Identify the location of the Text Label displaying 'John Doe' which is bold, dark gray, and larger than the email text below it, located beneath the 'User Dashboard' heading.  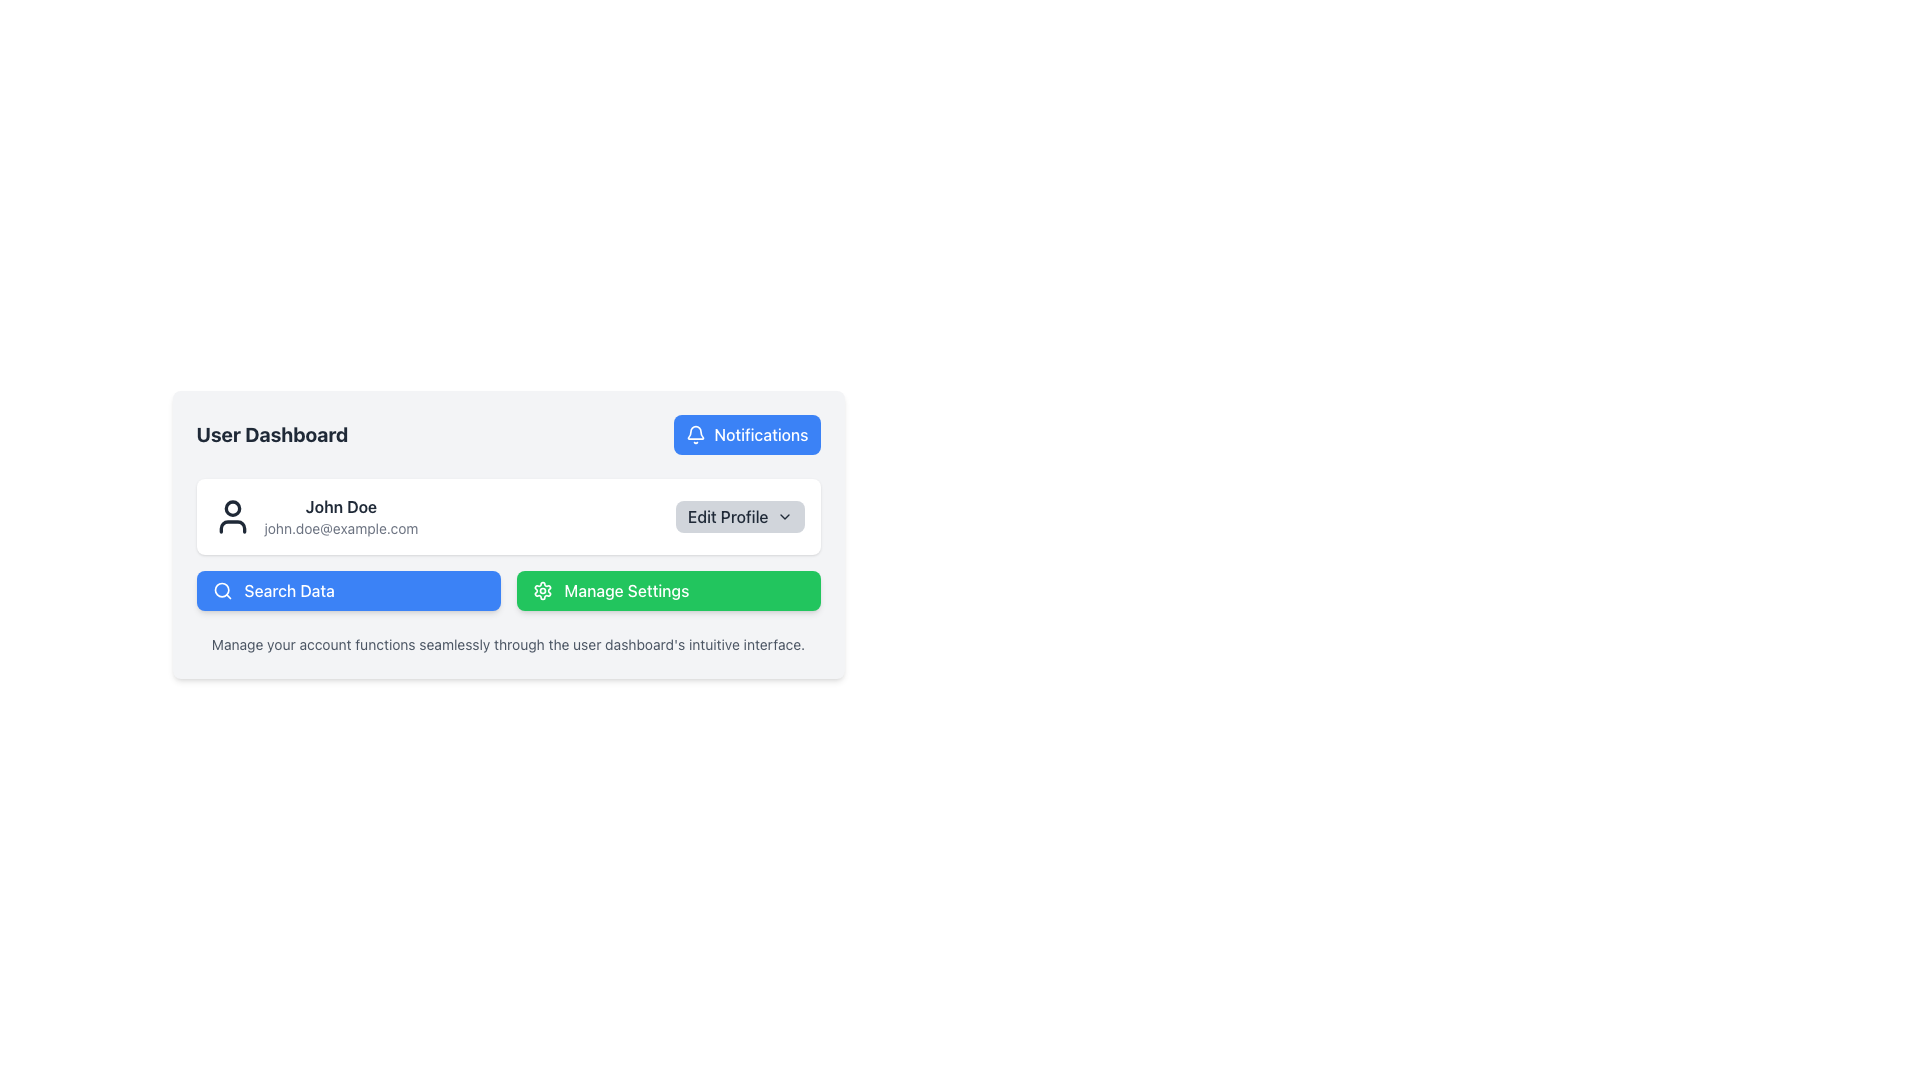
(341, 505).